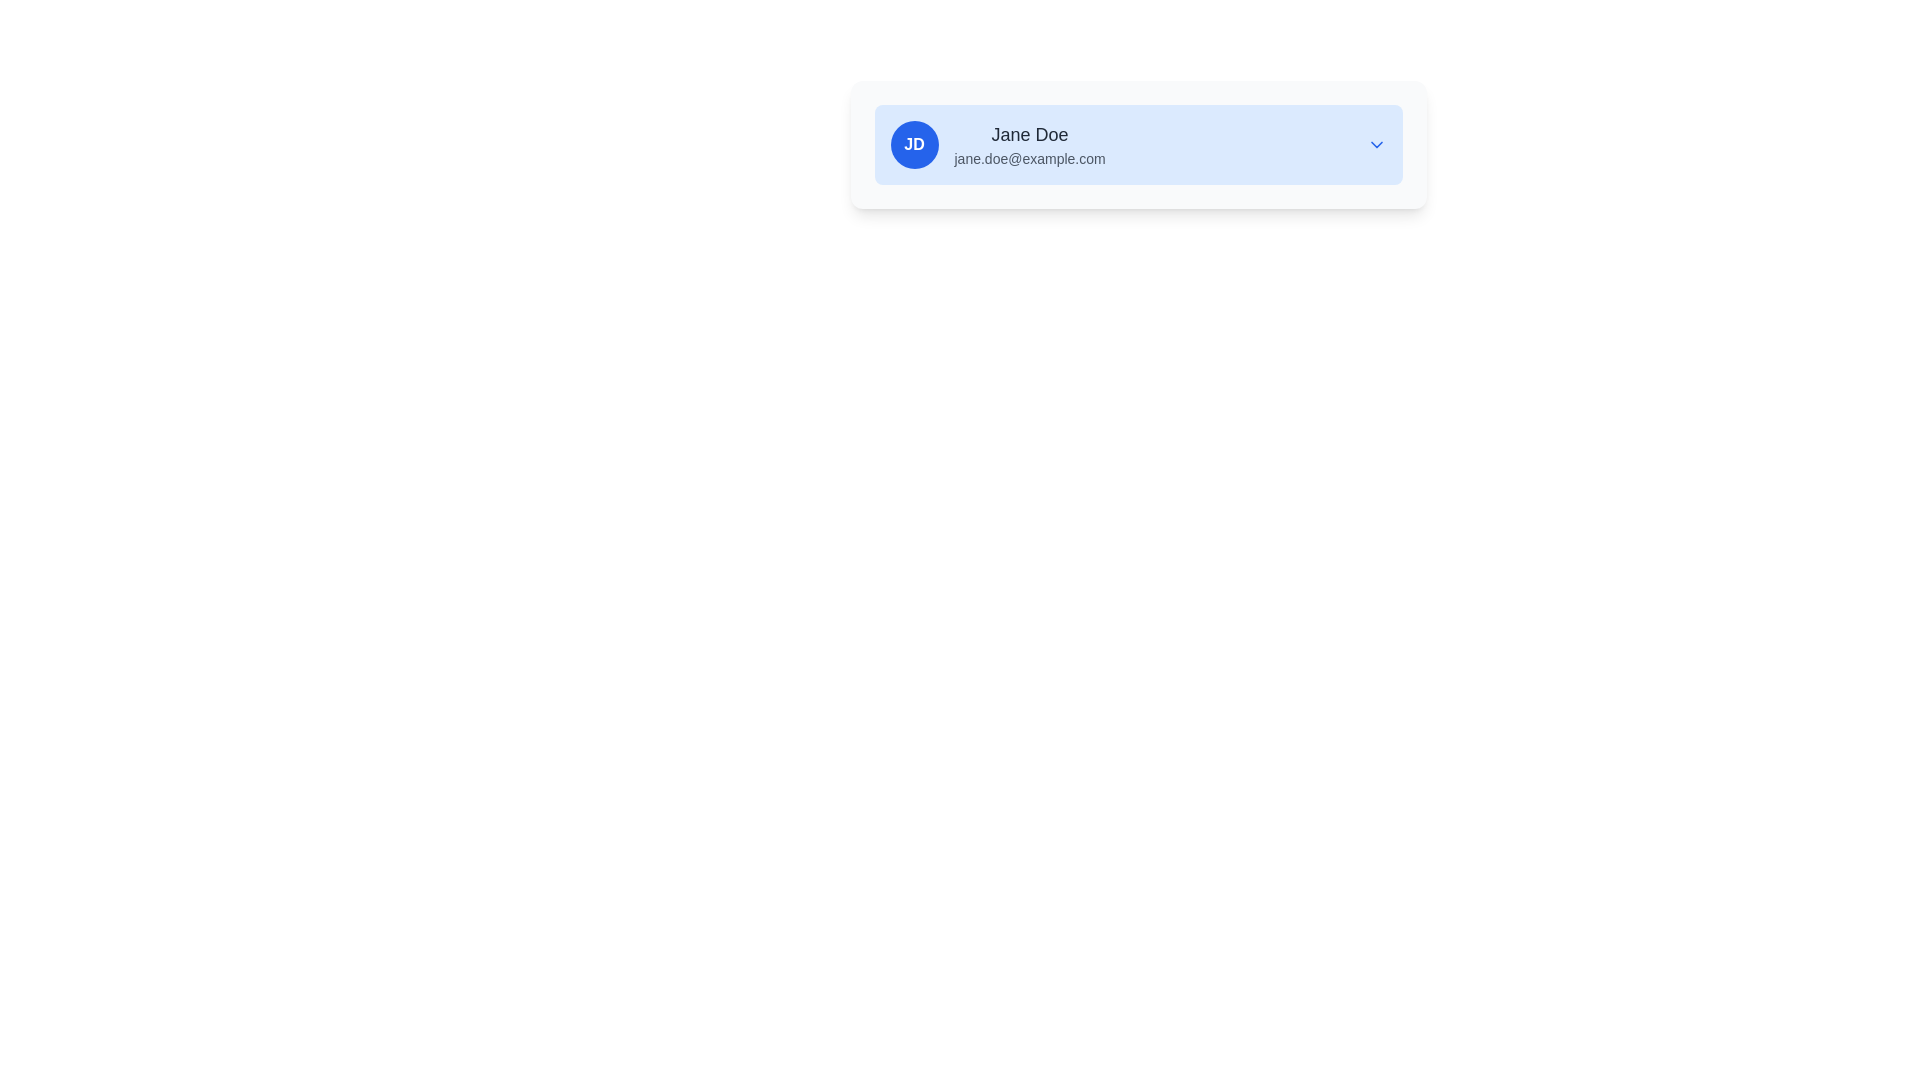  What do you see at coordinates (1030, 135) in the screenshot?
I see `text displayed in the text label that identifies the user as 'Jane Doe', located at the top-center of the visible card` at bounding box center [1030, 135].